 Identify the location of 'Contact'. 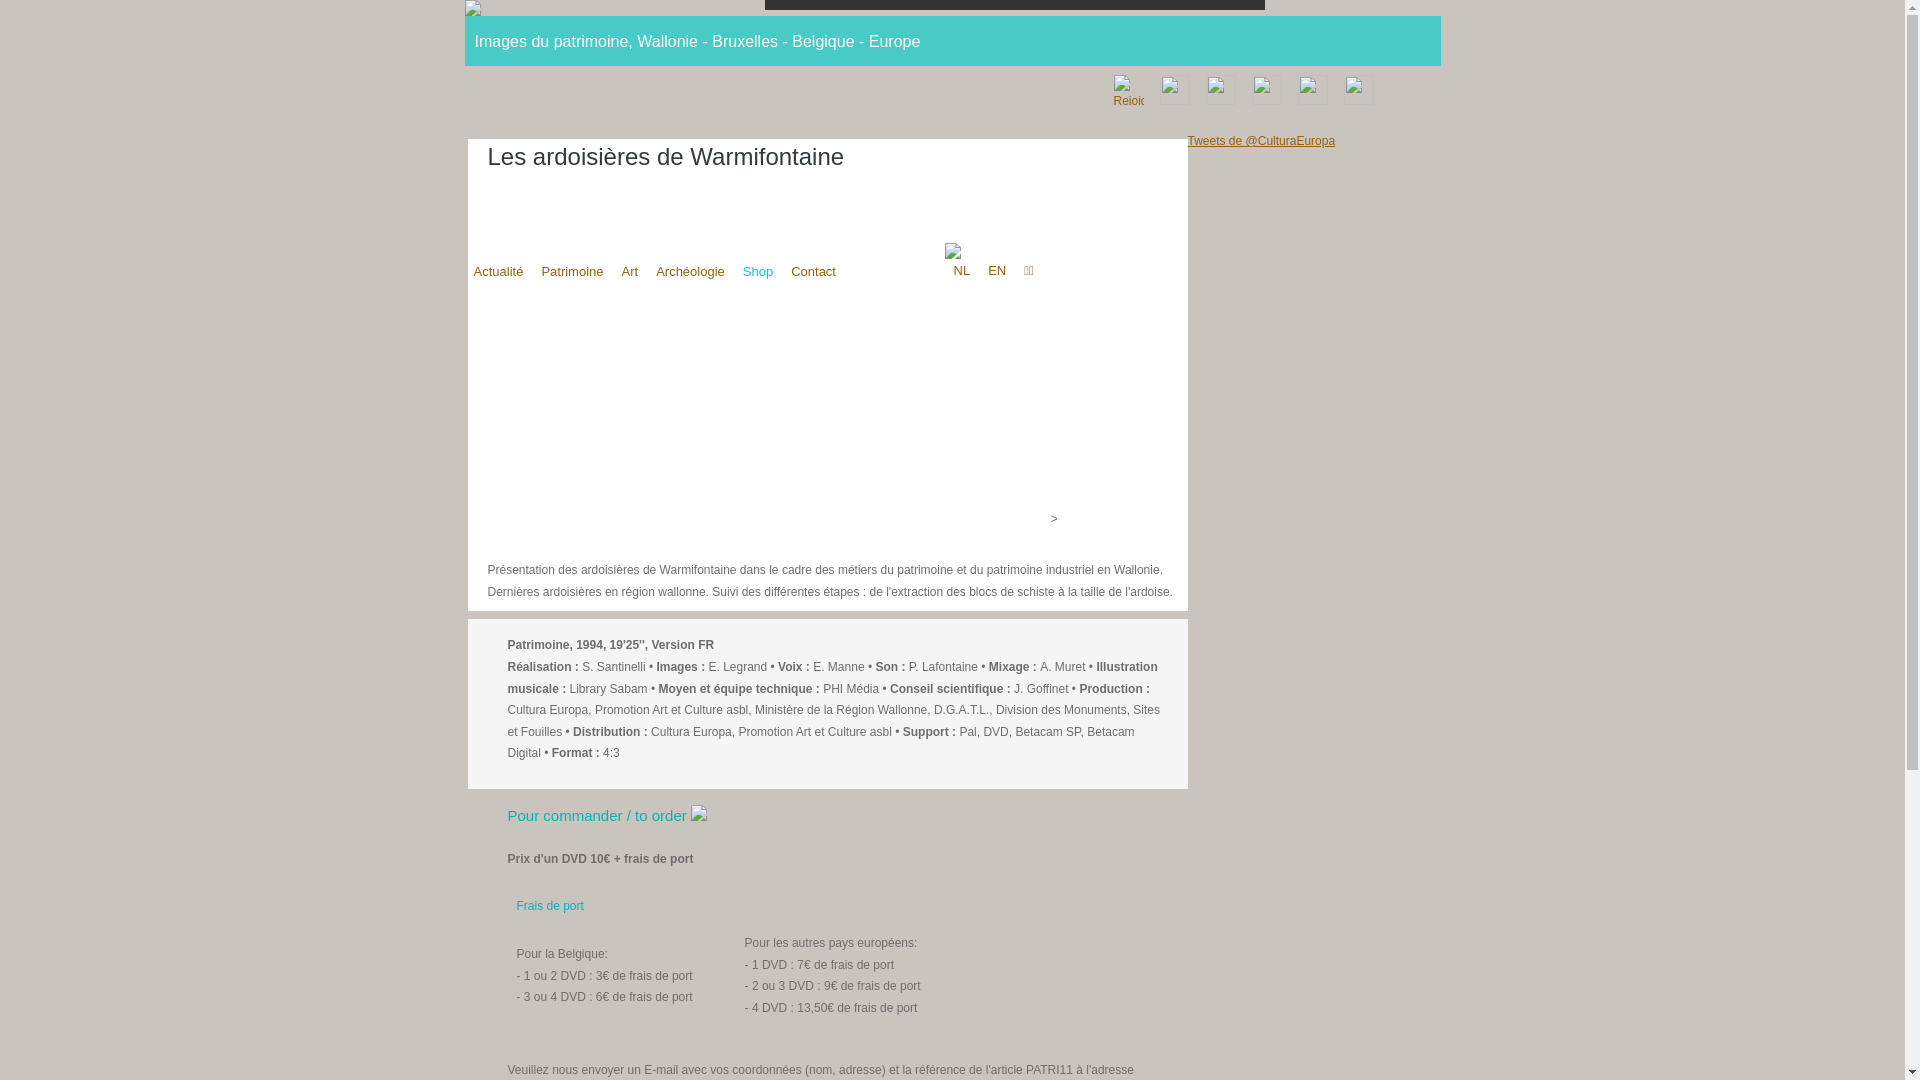
(813, 271).